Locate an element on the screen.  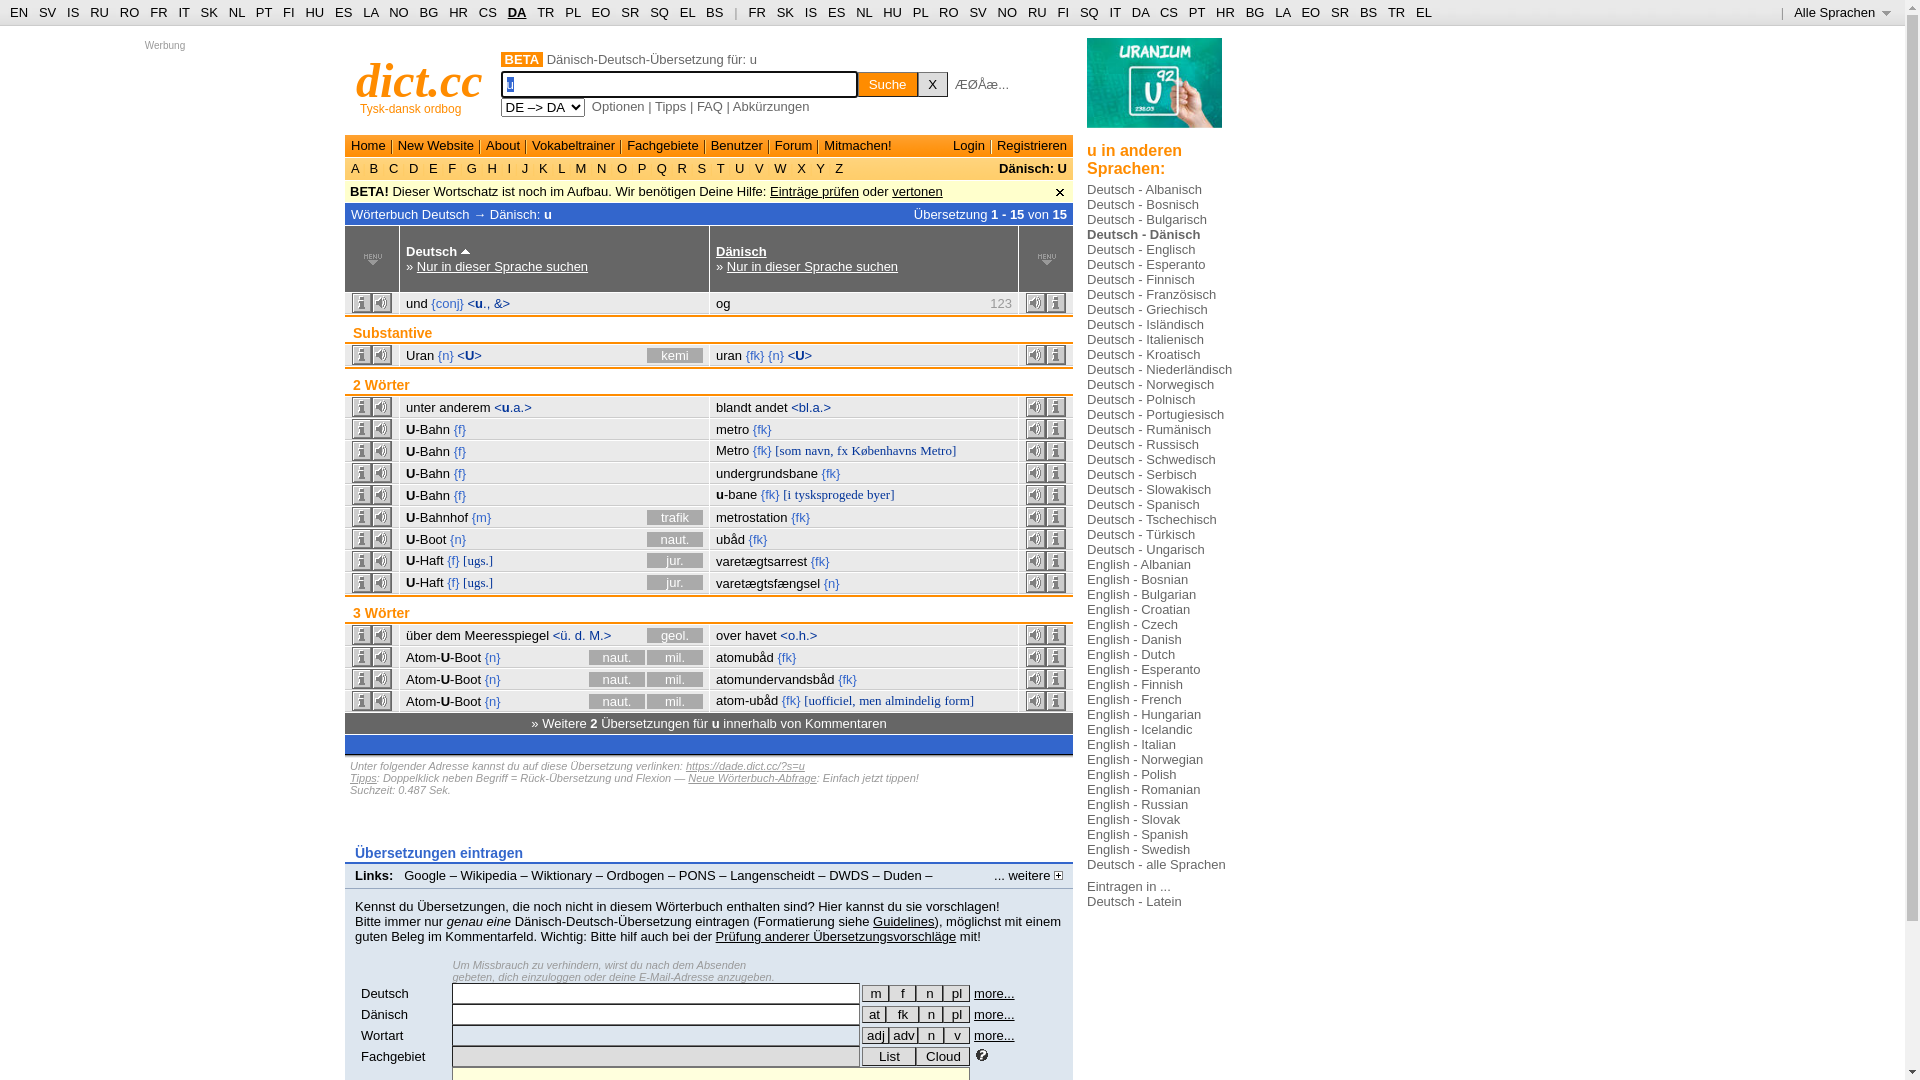
'English - Slovak' is located at coordinates (1133, 819).